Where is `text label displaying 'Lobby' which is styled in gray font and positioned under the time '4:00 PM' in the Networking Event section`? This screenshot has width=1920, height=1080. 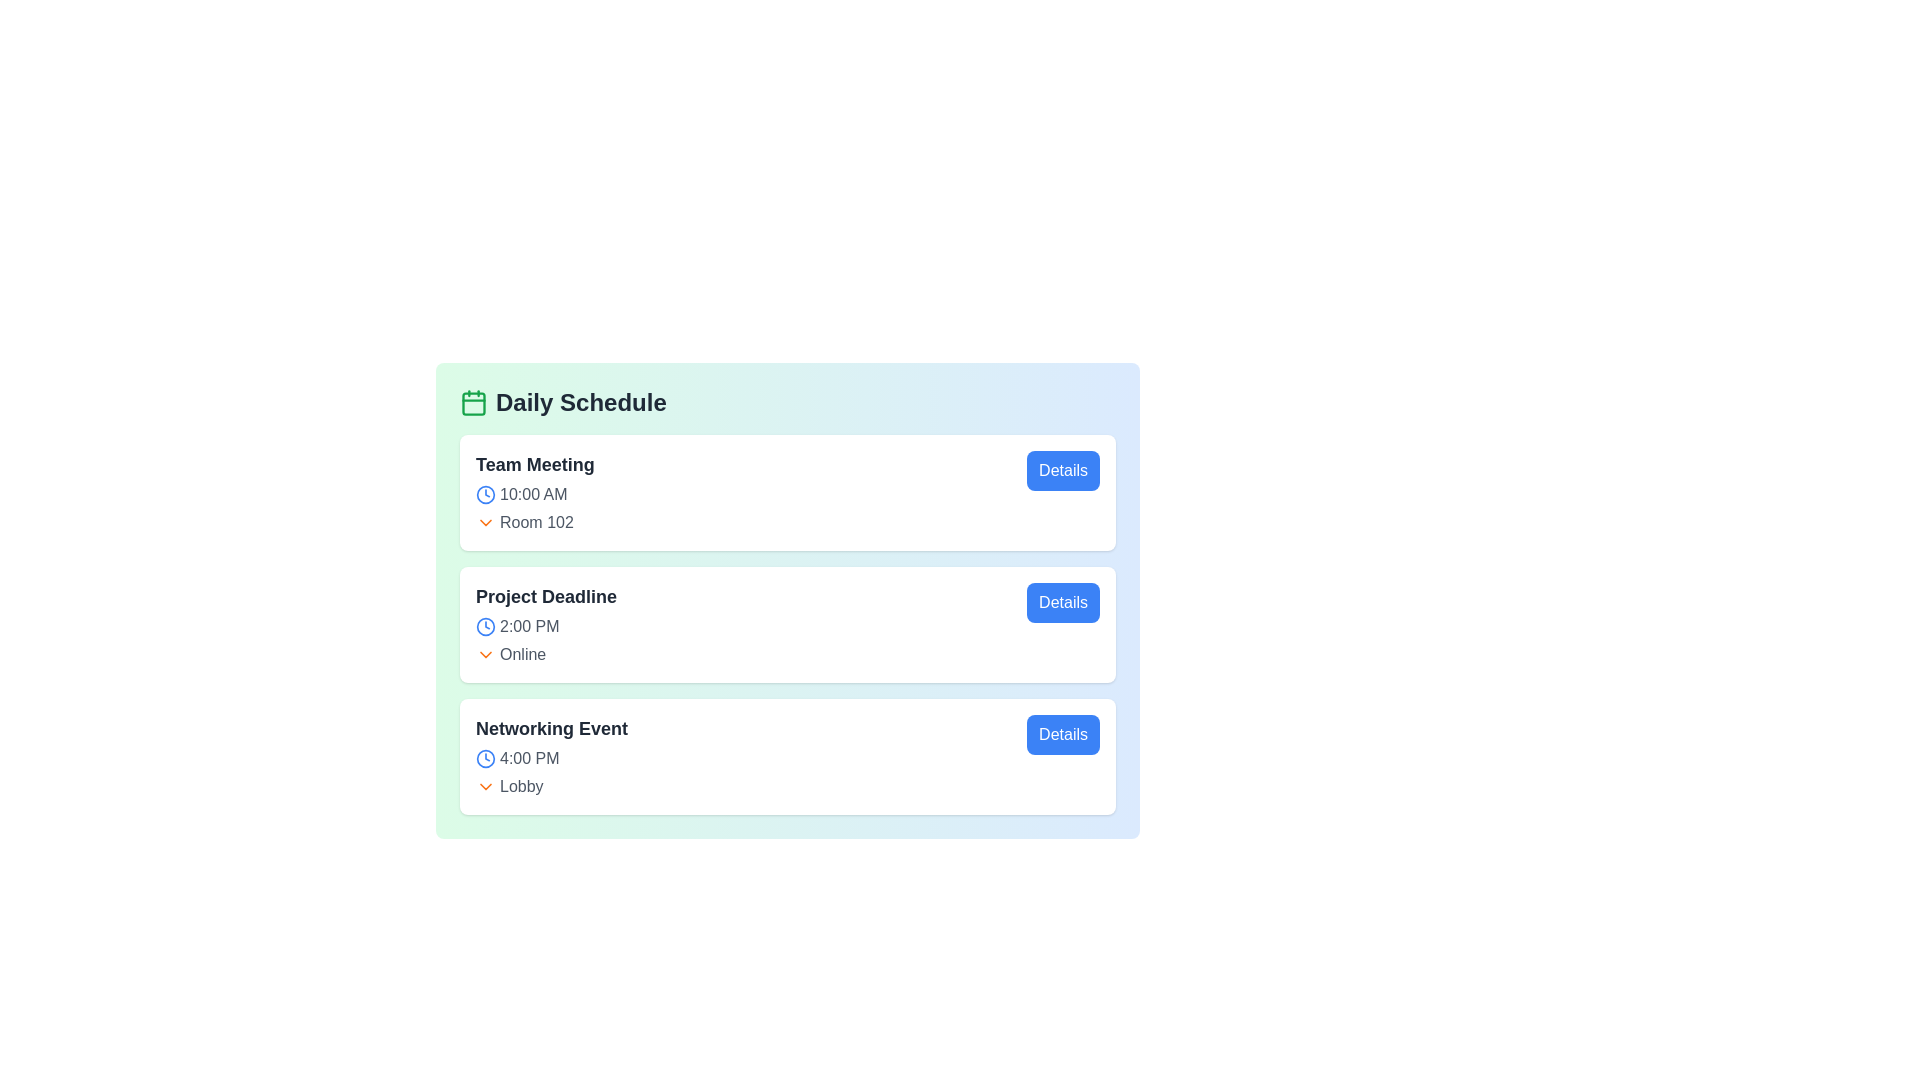
text label displaying 'Lobby' which is styled in gray font and positioned under the time '4:00 PM' in the Networking Event section is located at coordinates (521, 785).